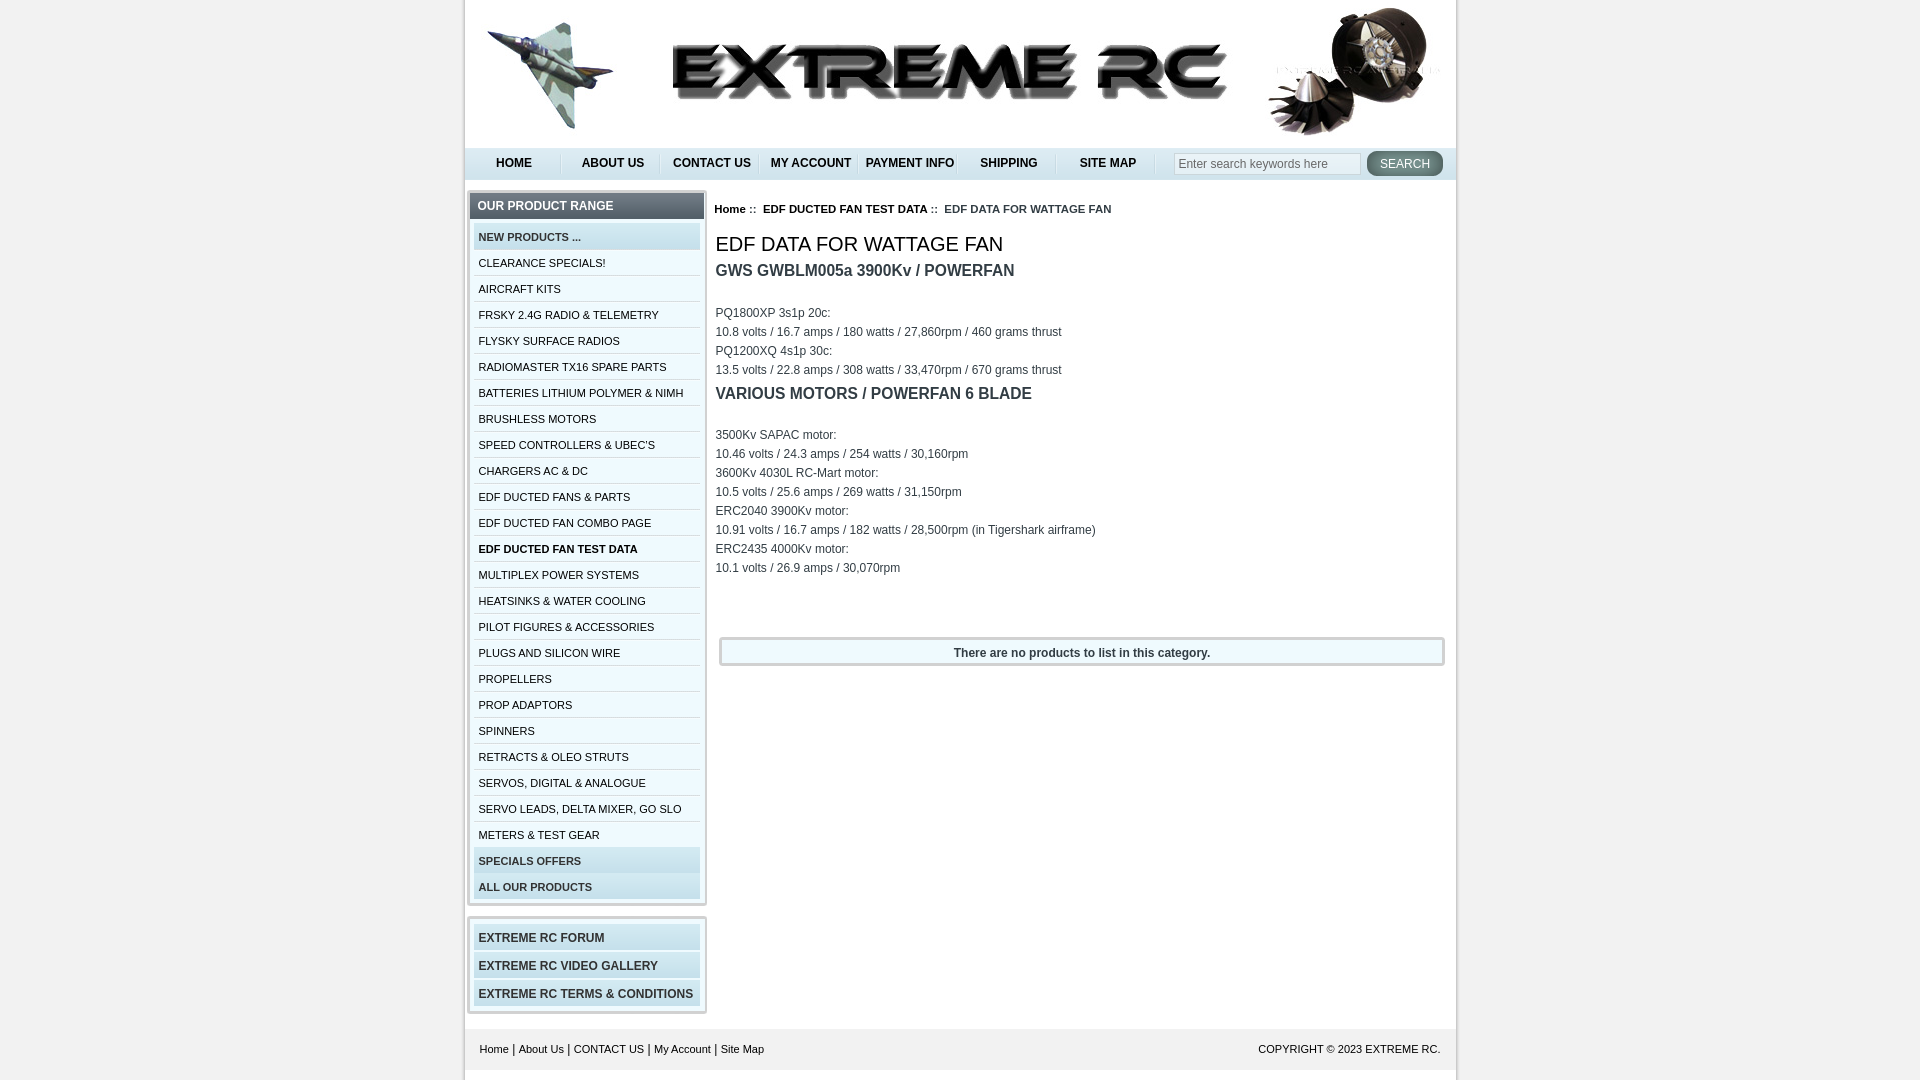 The height and width of the screenshot is (1080, 1920). Describe the element at coordinates (1404, 162) in the screenshot. I see `'Search'` at that location.